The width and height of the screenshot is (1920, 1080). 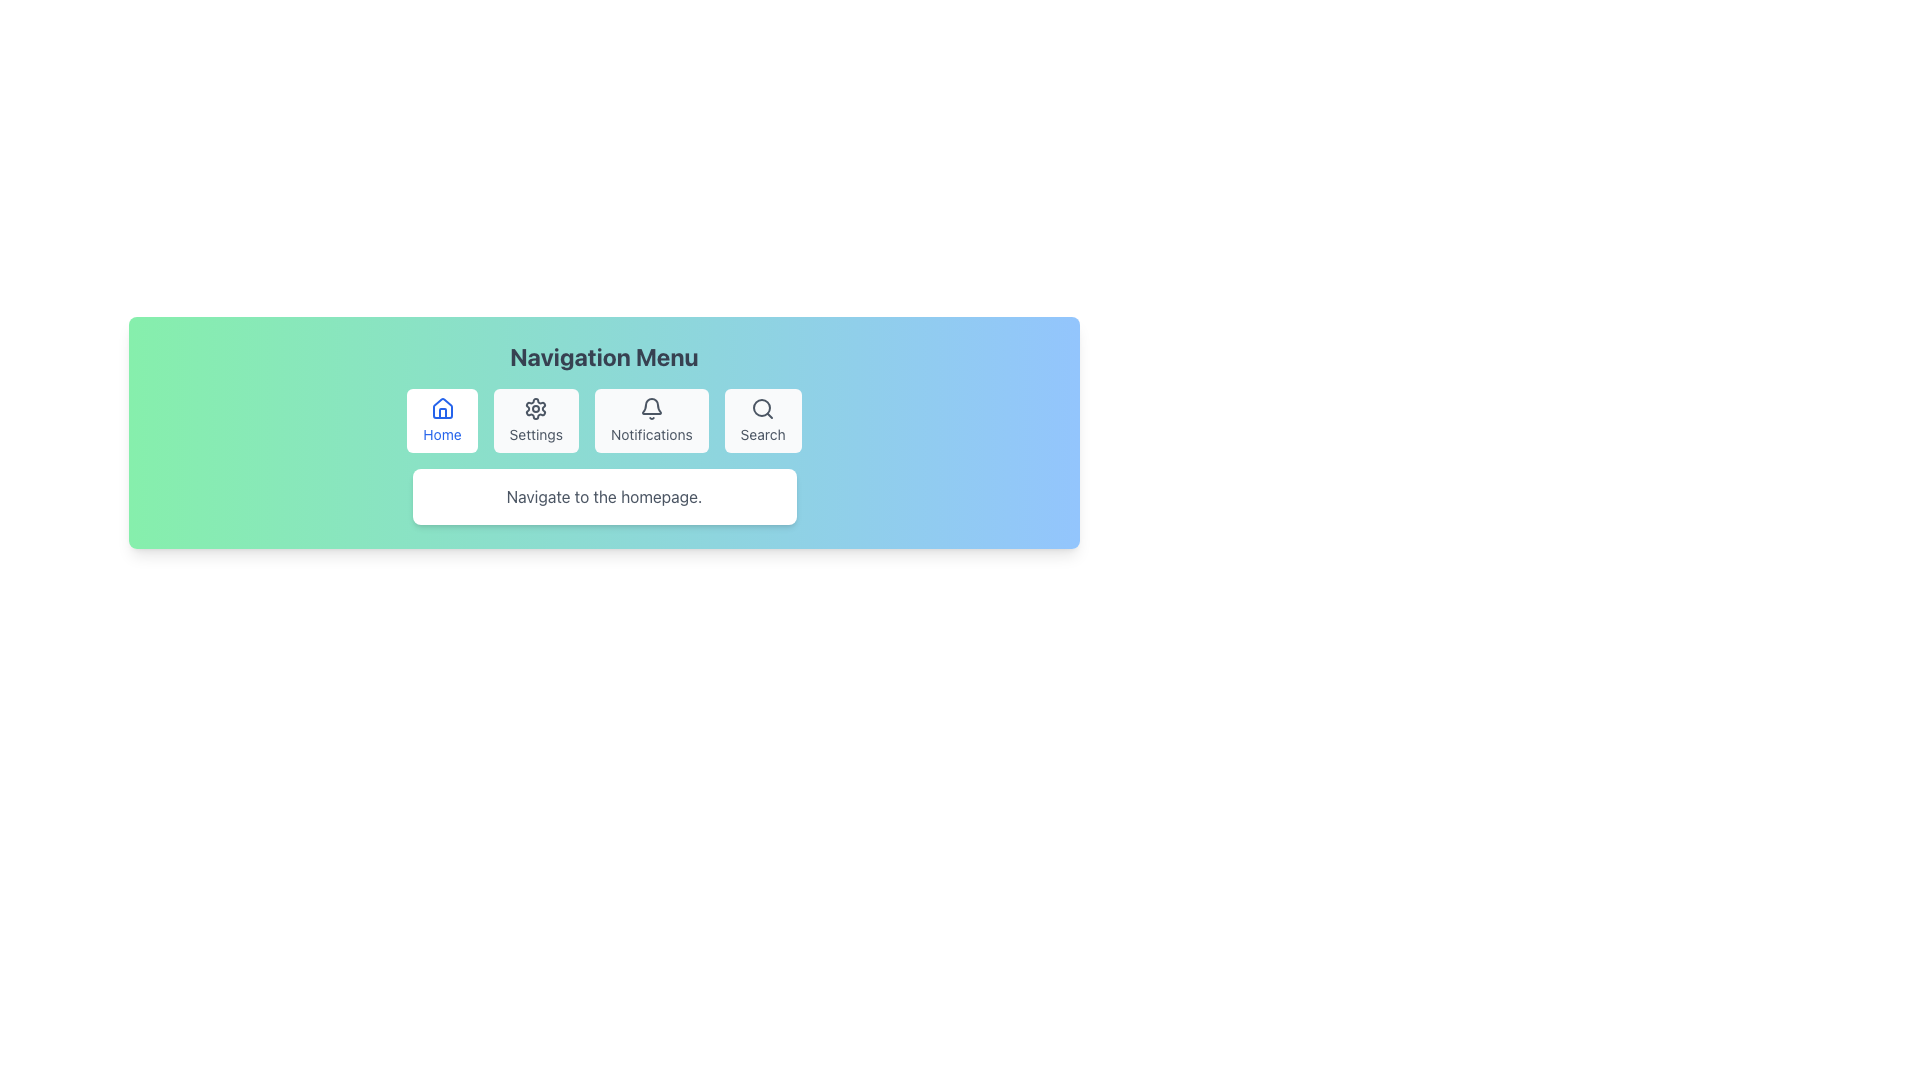 I want to click on the 'Search' button with a light gray background and magnifying glass icon, so click(x=762, y=419).